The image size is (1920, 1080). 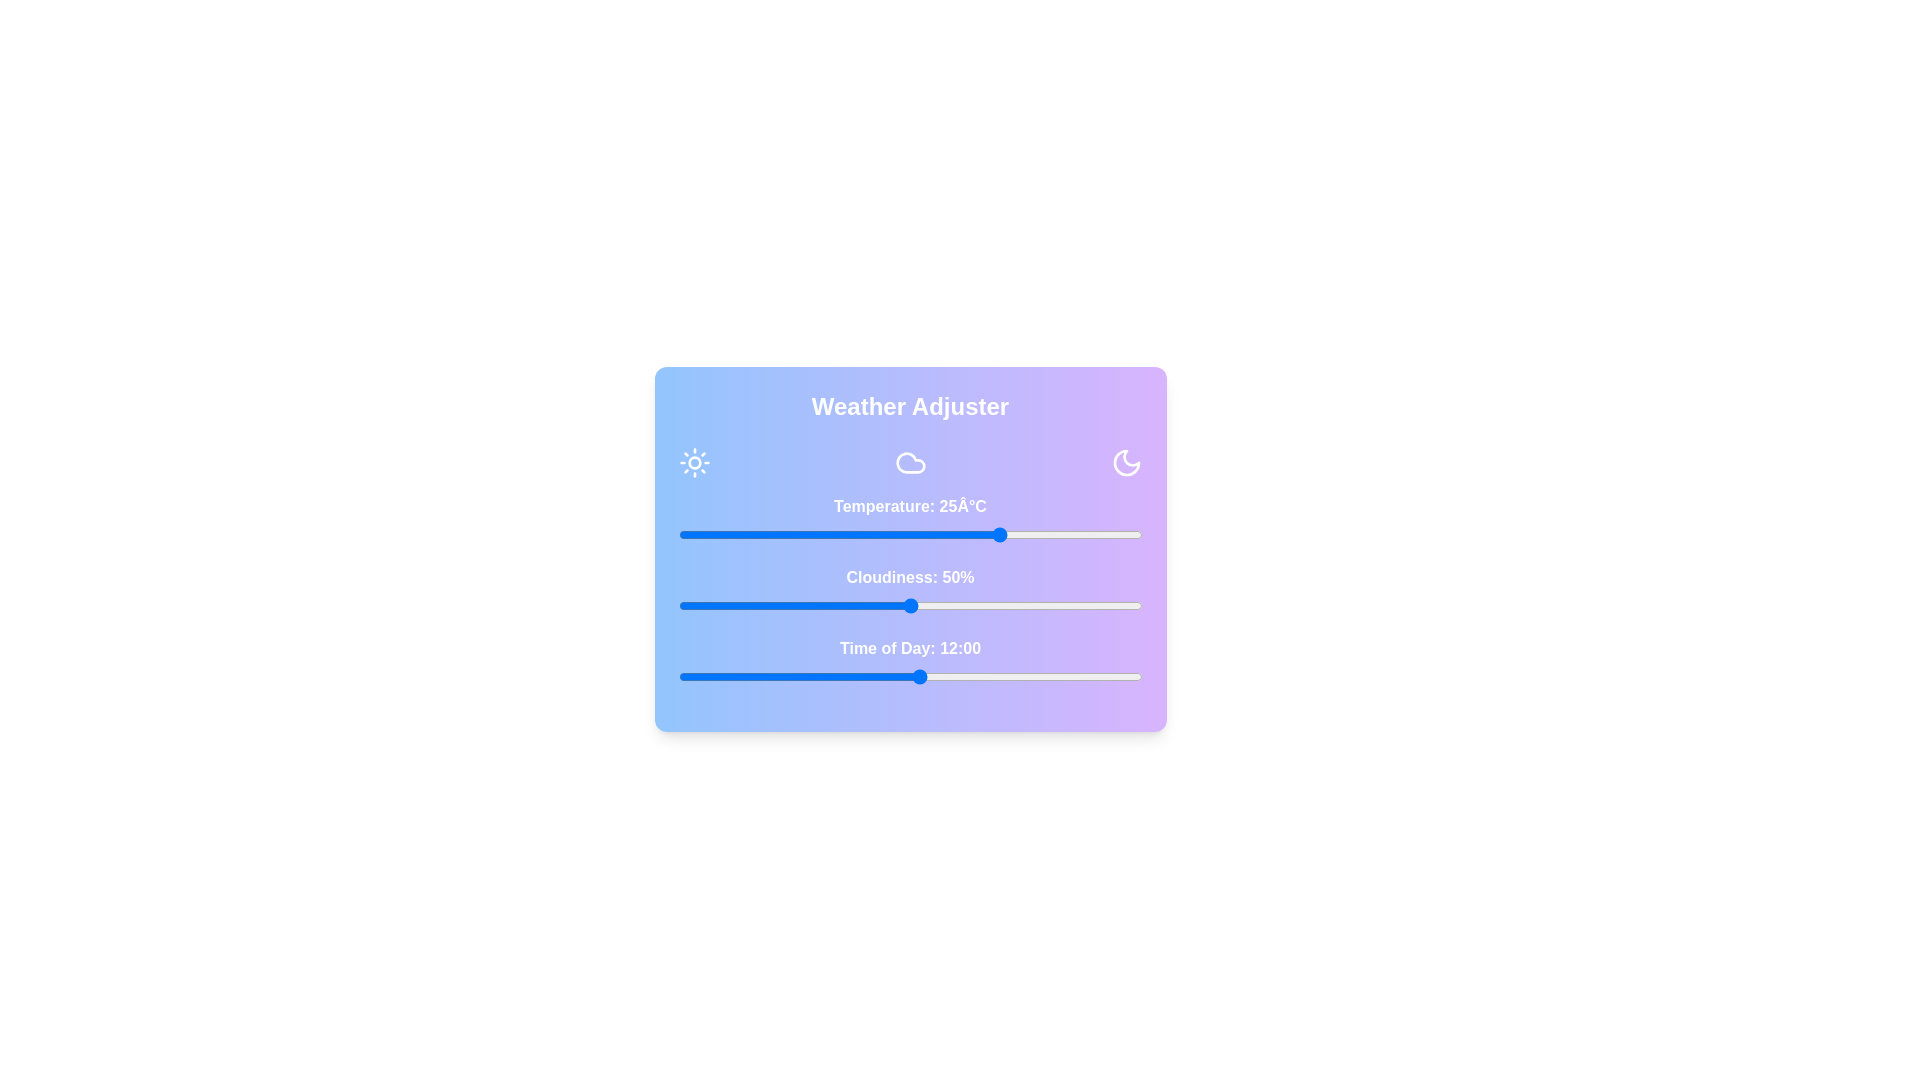 I want to click on the cloudiness level, so click(x=1003, y=604).